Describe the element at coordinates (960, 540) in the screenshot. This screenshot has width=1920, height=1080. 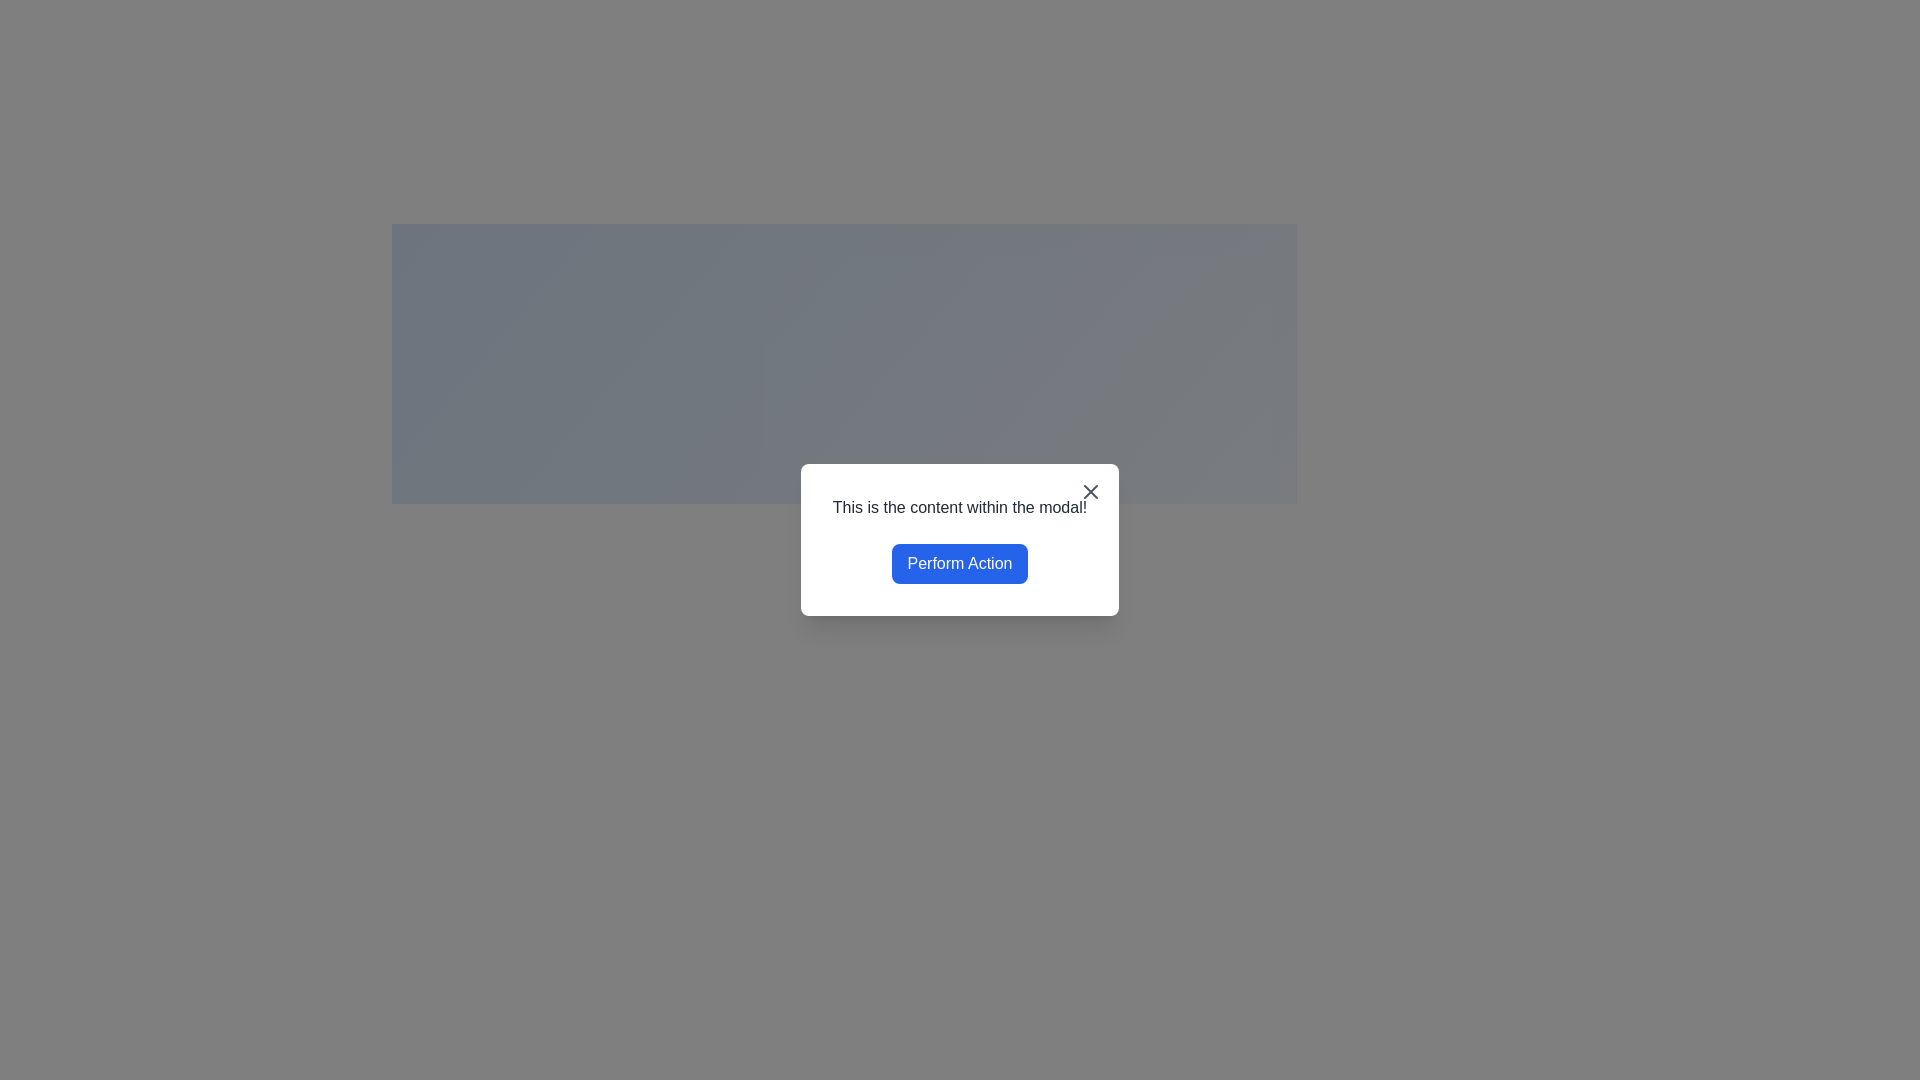
I see `the blue button labeled 'Perform Action' inside the modal dialog that contains the message 'This is the content within the modal!'` at that location.